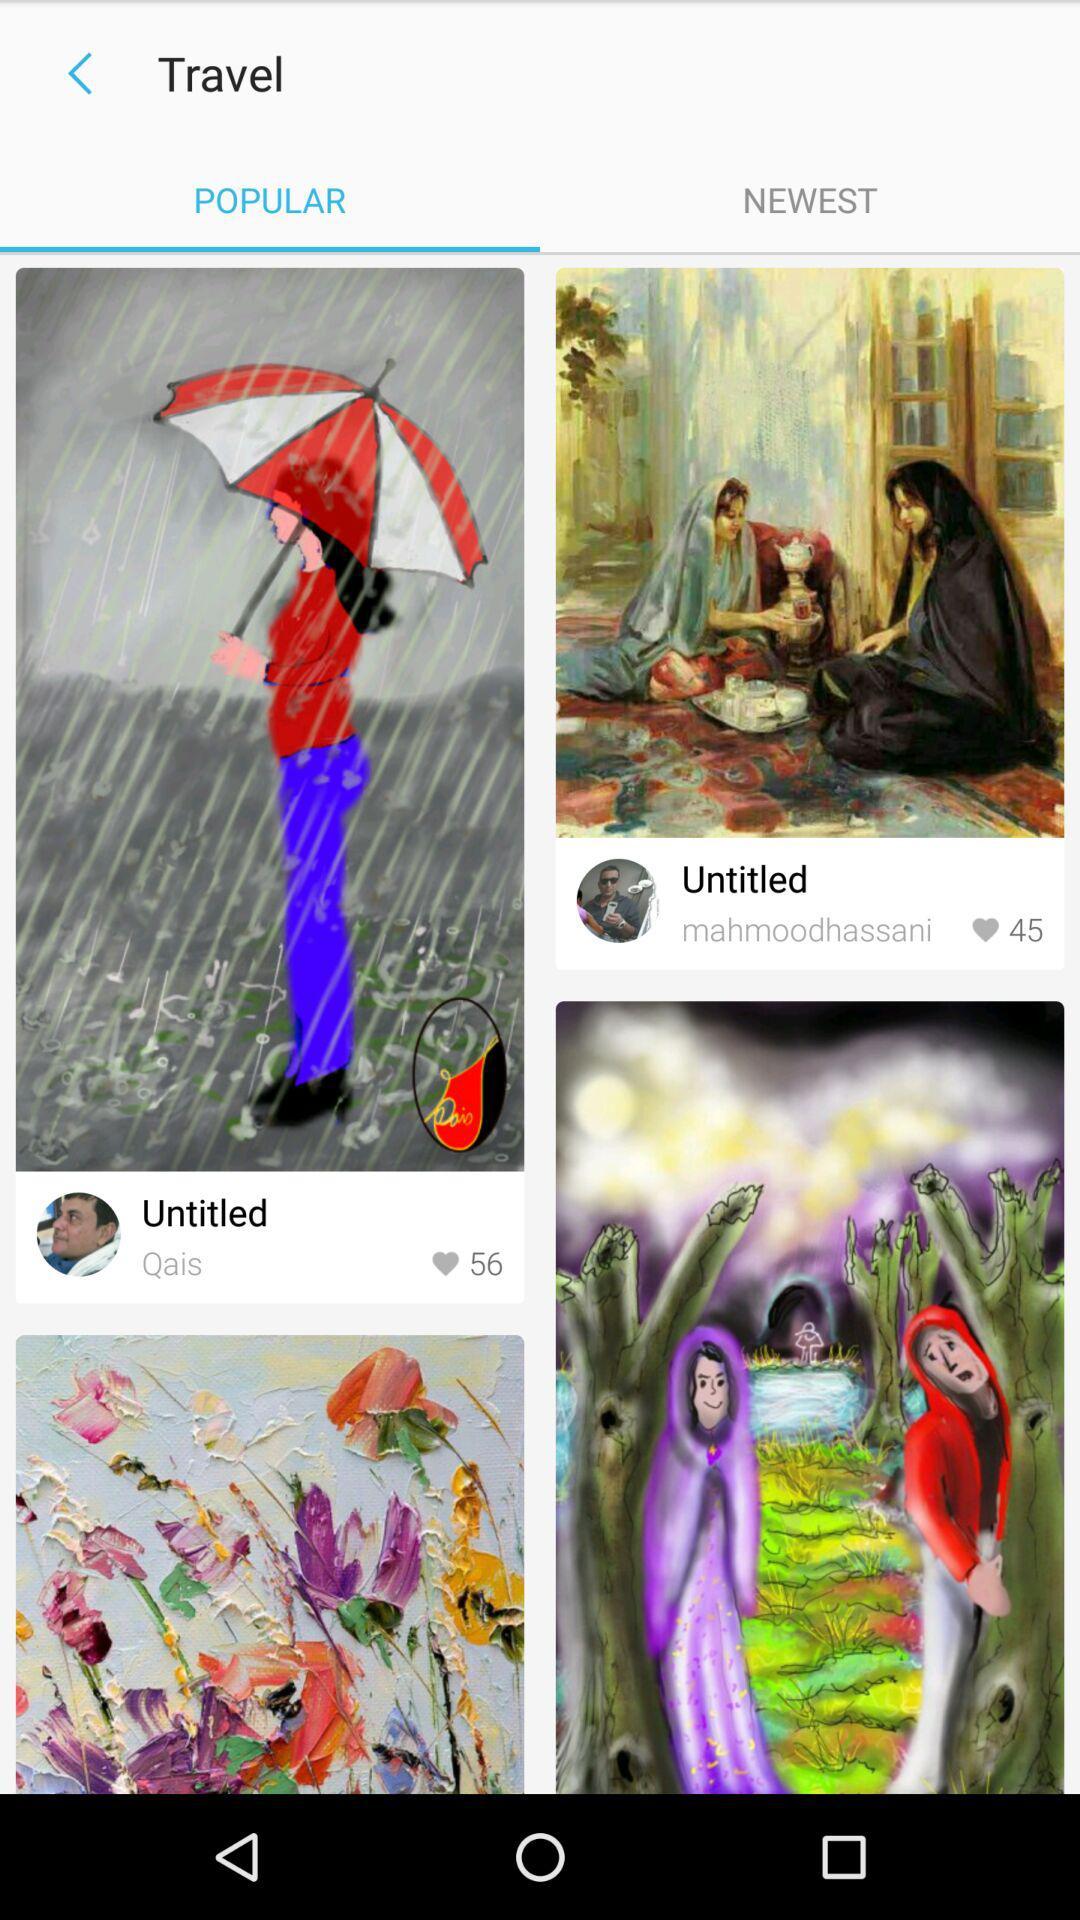  I want to click on icon to the right of qais, so click(466, 1263).